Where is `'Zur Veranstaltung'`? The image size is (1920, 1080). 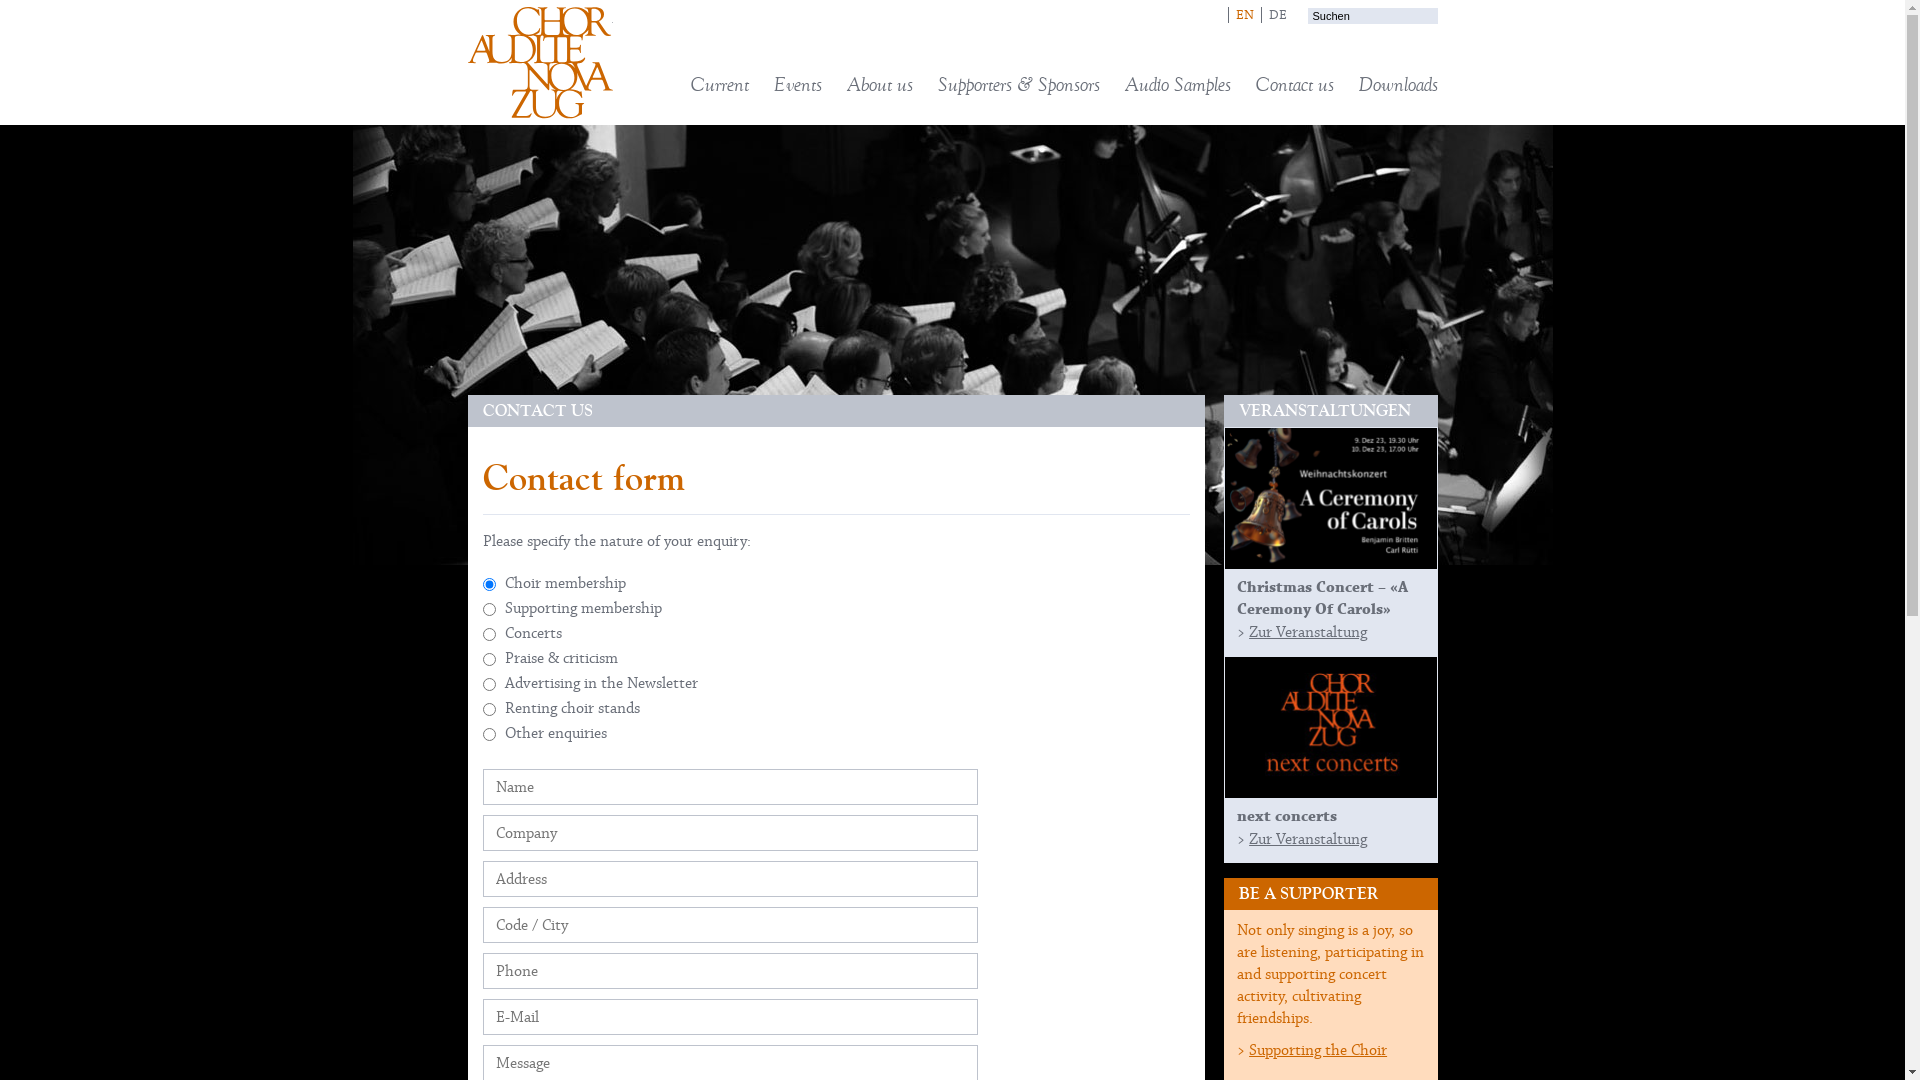 'Zur Veranstaltung' is located at coordinates (1308, 632).